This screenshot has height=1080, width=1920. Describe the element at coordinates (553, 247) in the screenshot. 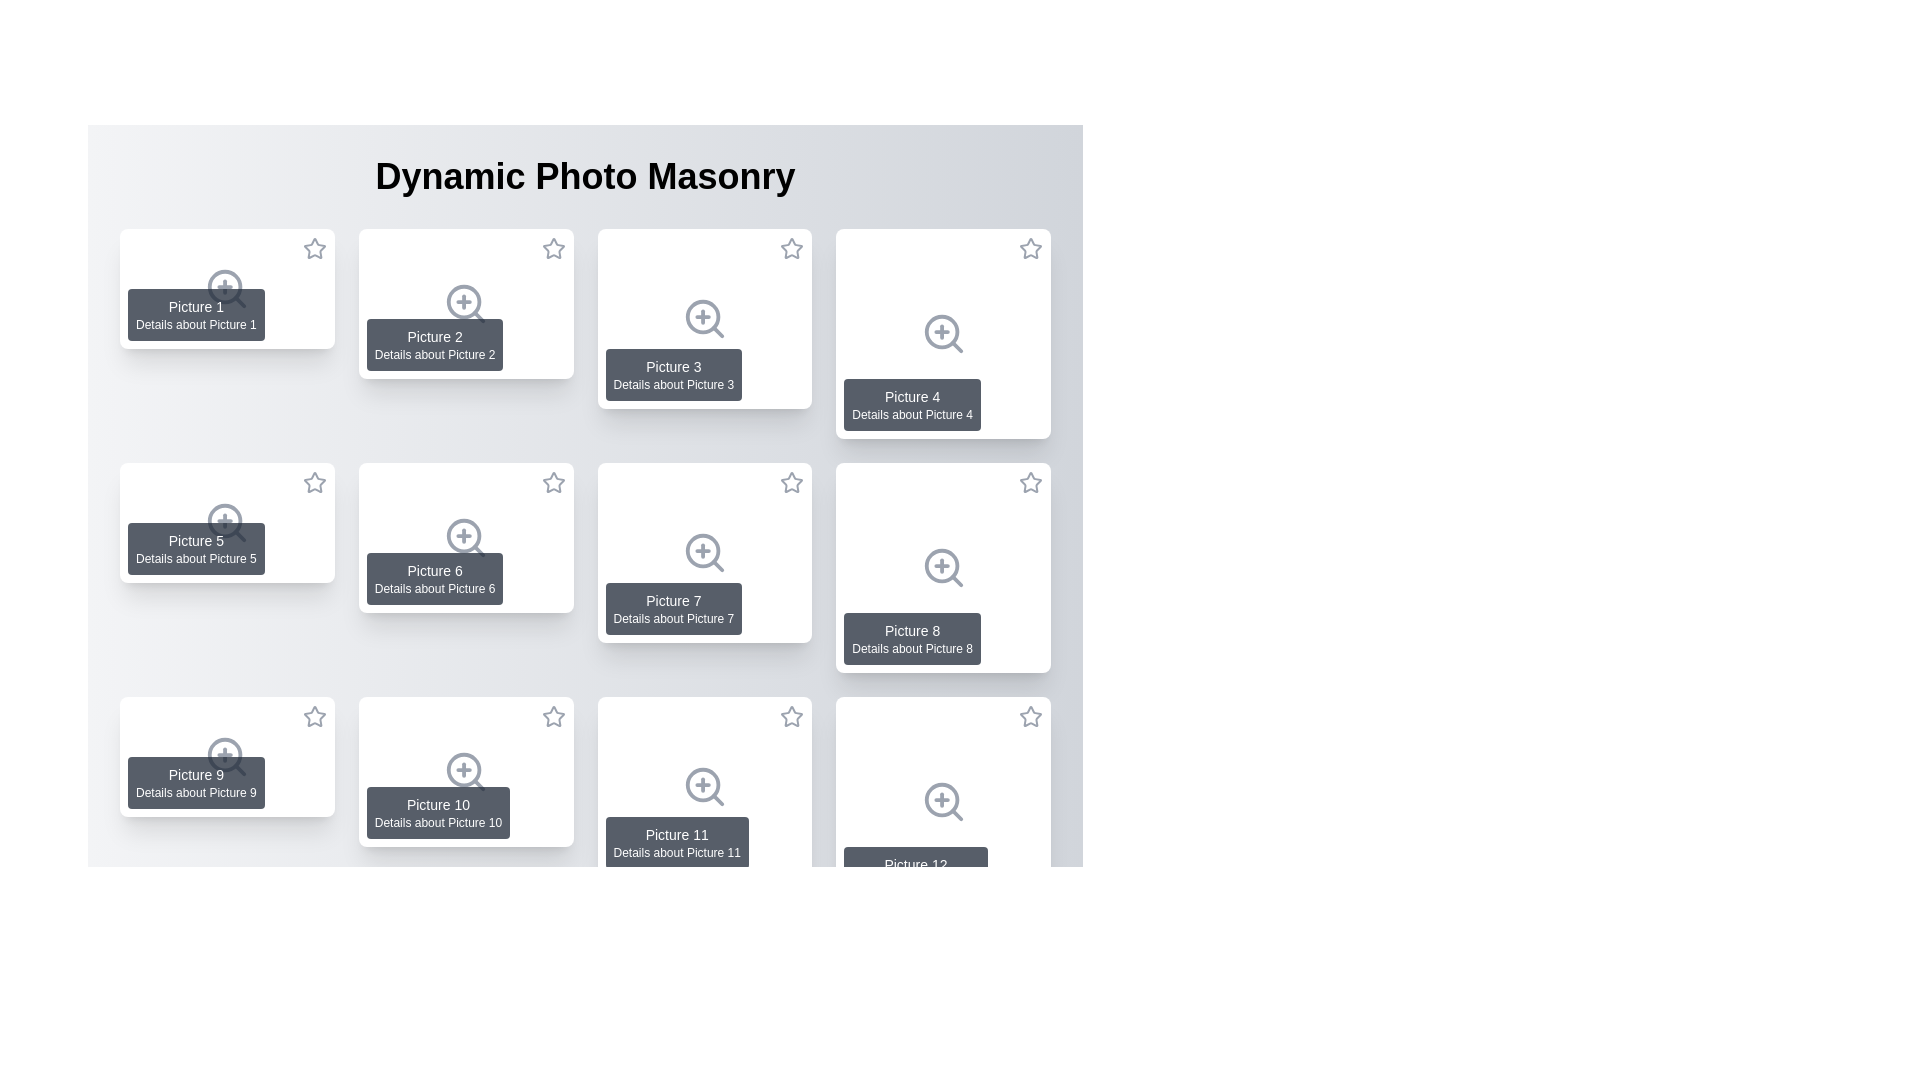

I see `the star-shaped favorite icon located in the top-right corner of the card labeled 'Picture 2' to mark it as favorite` at that location.